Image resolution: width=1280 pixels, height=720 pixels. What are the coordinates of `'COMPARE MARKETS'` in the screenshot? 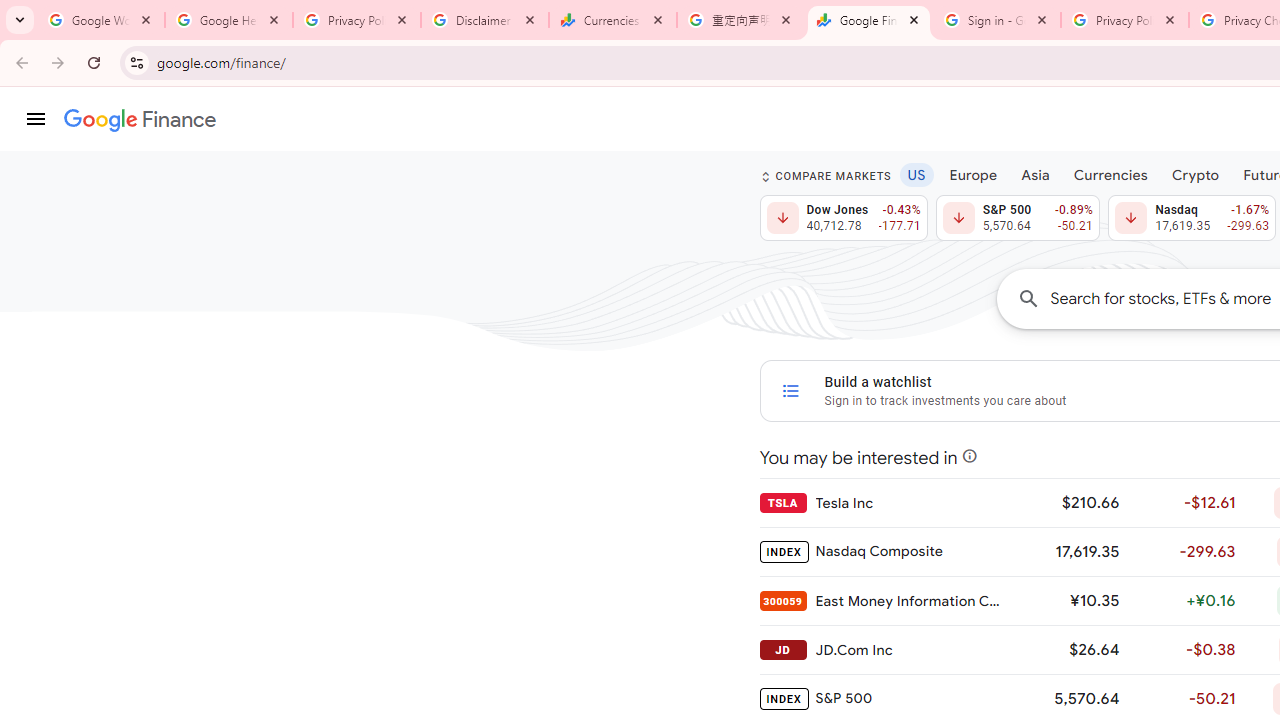 It's located at (825, 175).